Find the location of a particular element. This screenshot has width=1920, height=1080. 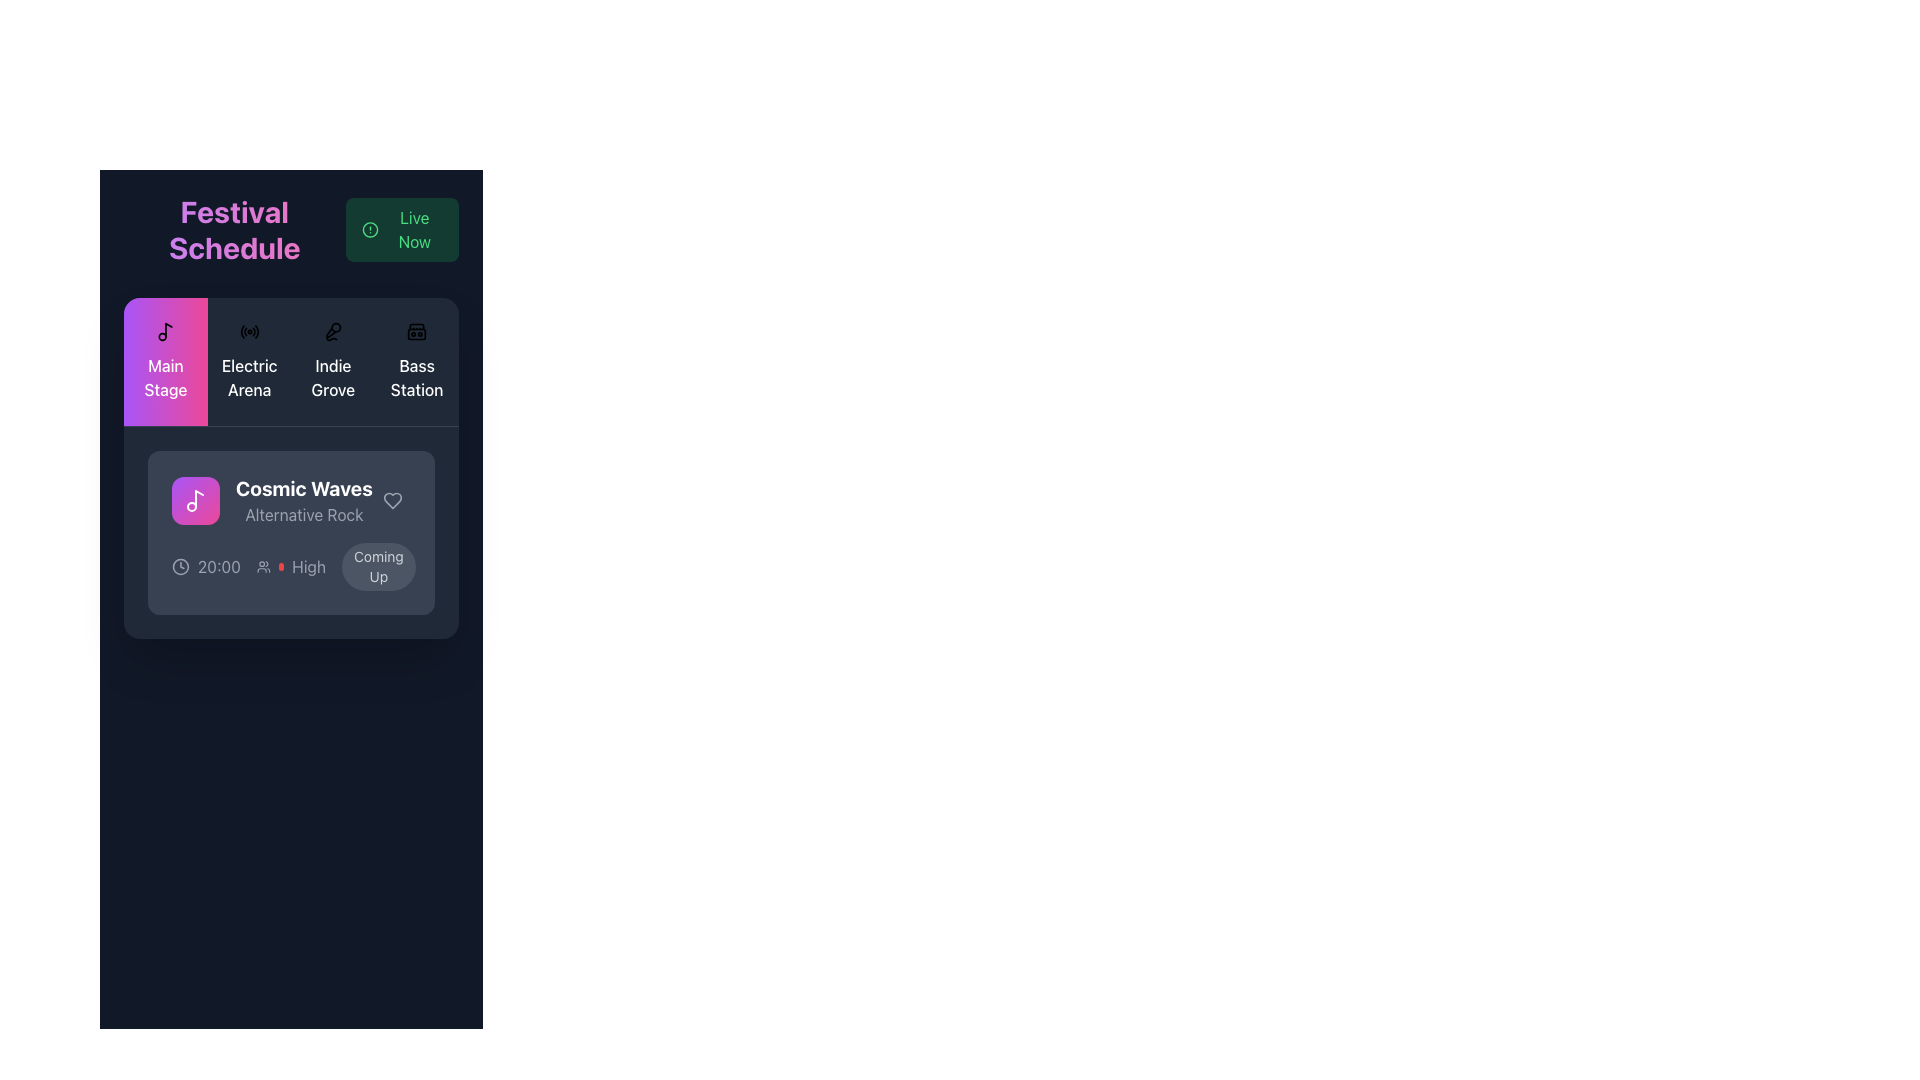

the composite UI element consisting of headings, badges, and clickable category buttons is located at coordinates (290, 415).